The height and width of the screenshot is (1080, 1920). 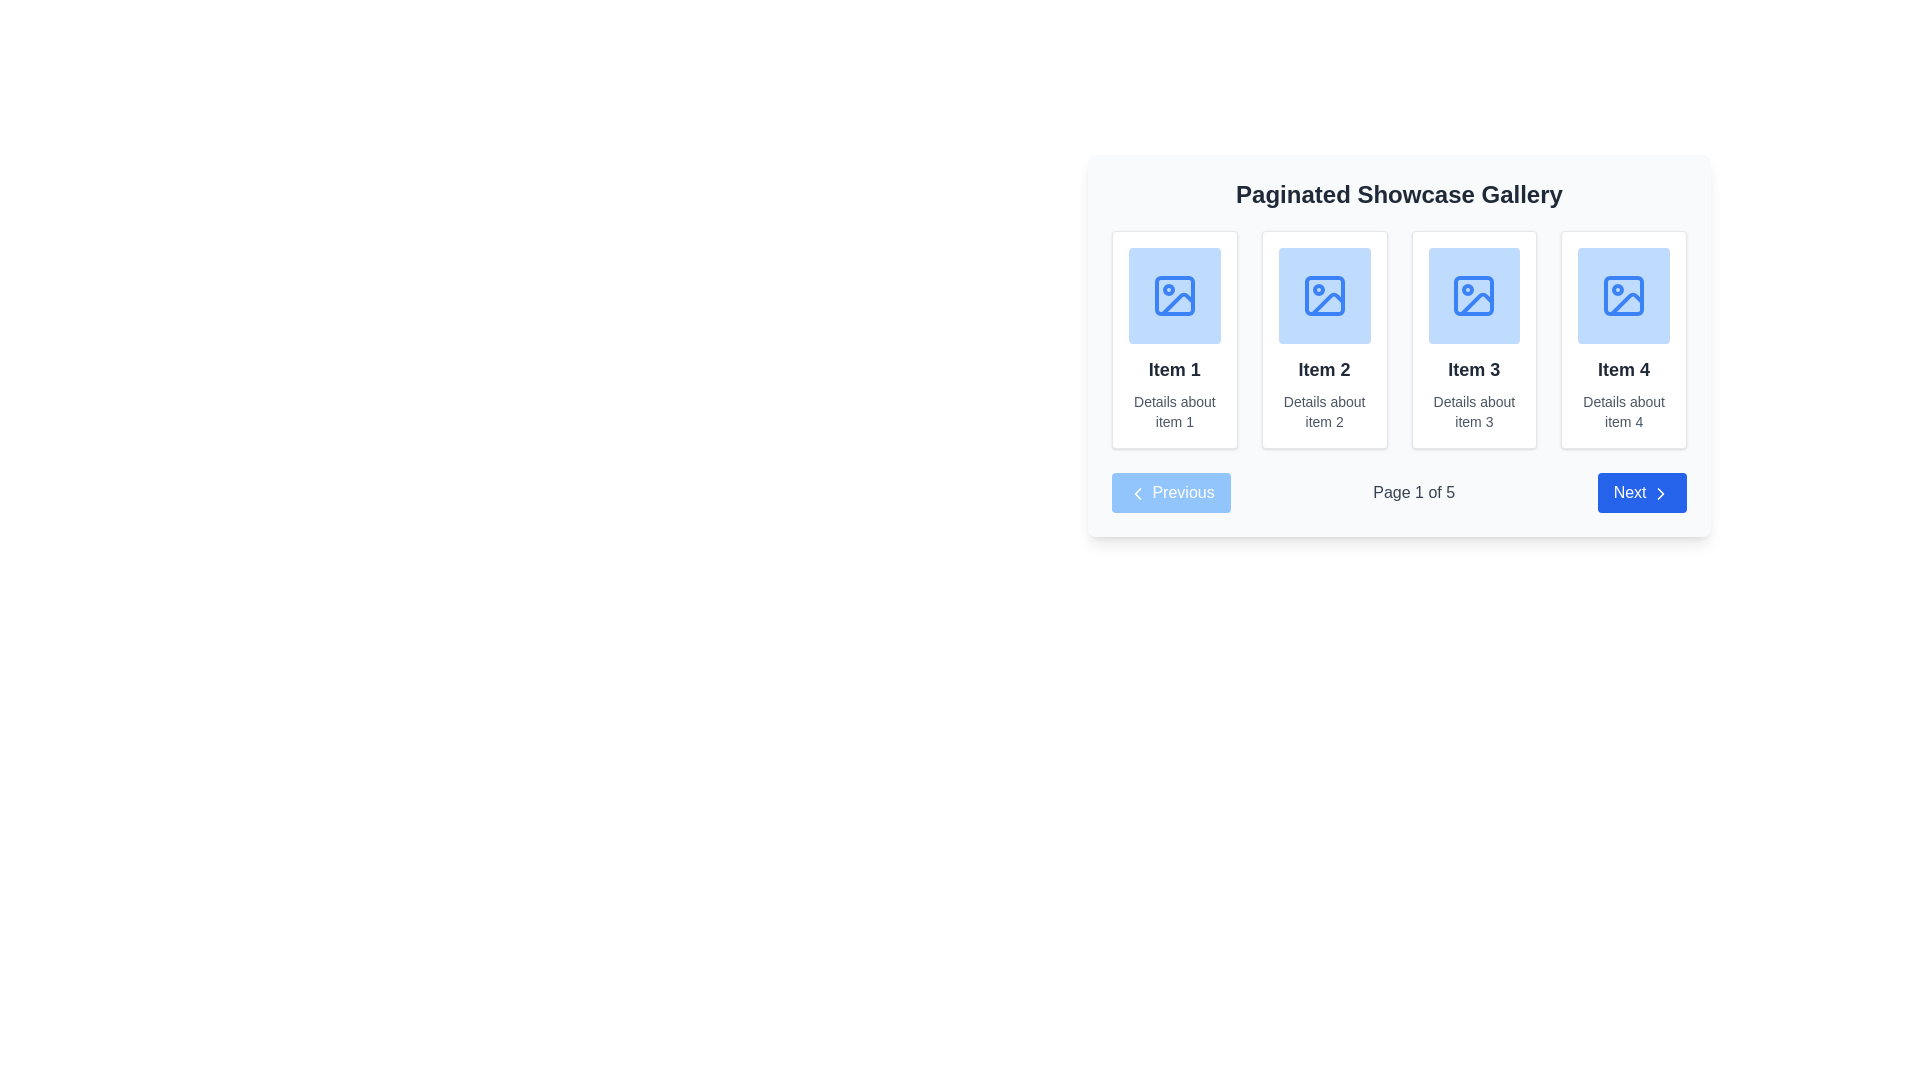 What do you see at coordinates (1624, 370) in the screenshot?
I see `the text label displaying 'Item 4', which is prominently styled in a larger font size and bold weight, located below a blue image icon and above the descriptive text 'Details about item 4'` at bounding box center [1624, 370].